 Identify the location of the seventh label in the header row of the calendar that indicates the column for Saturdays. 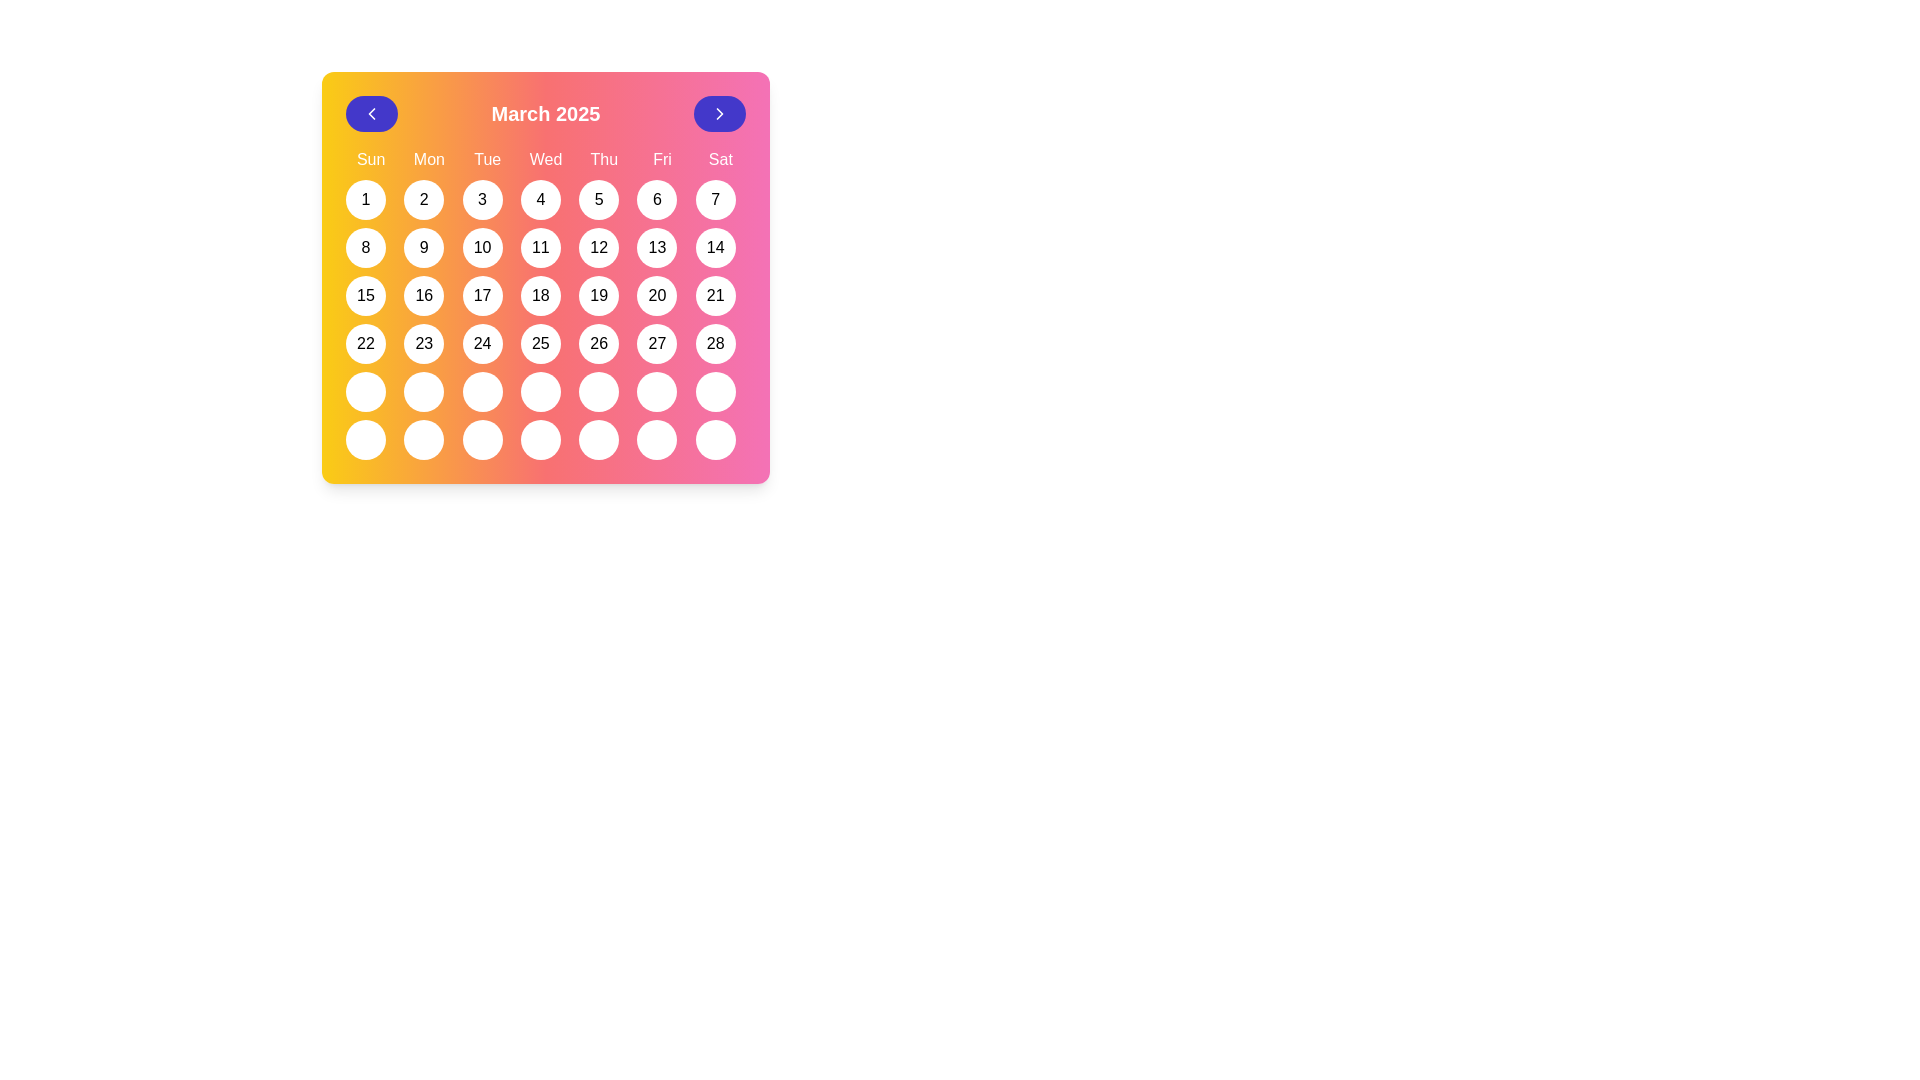
(720, 158).